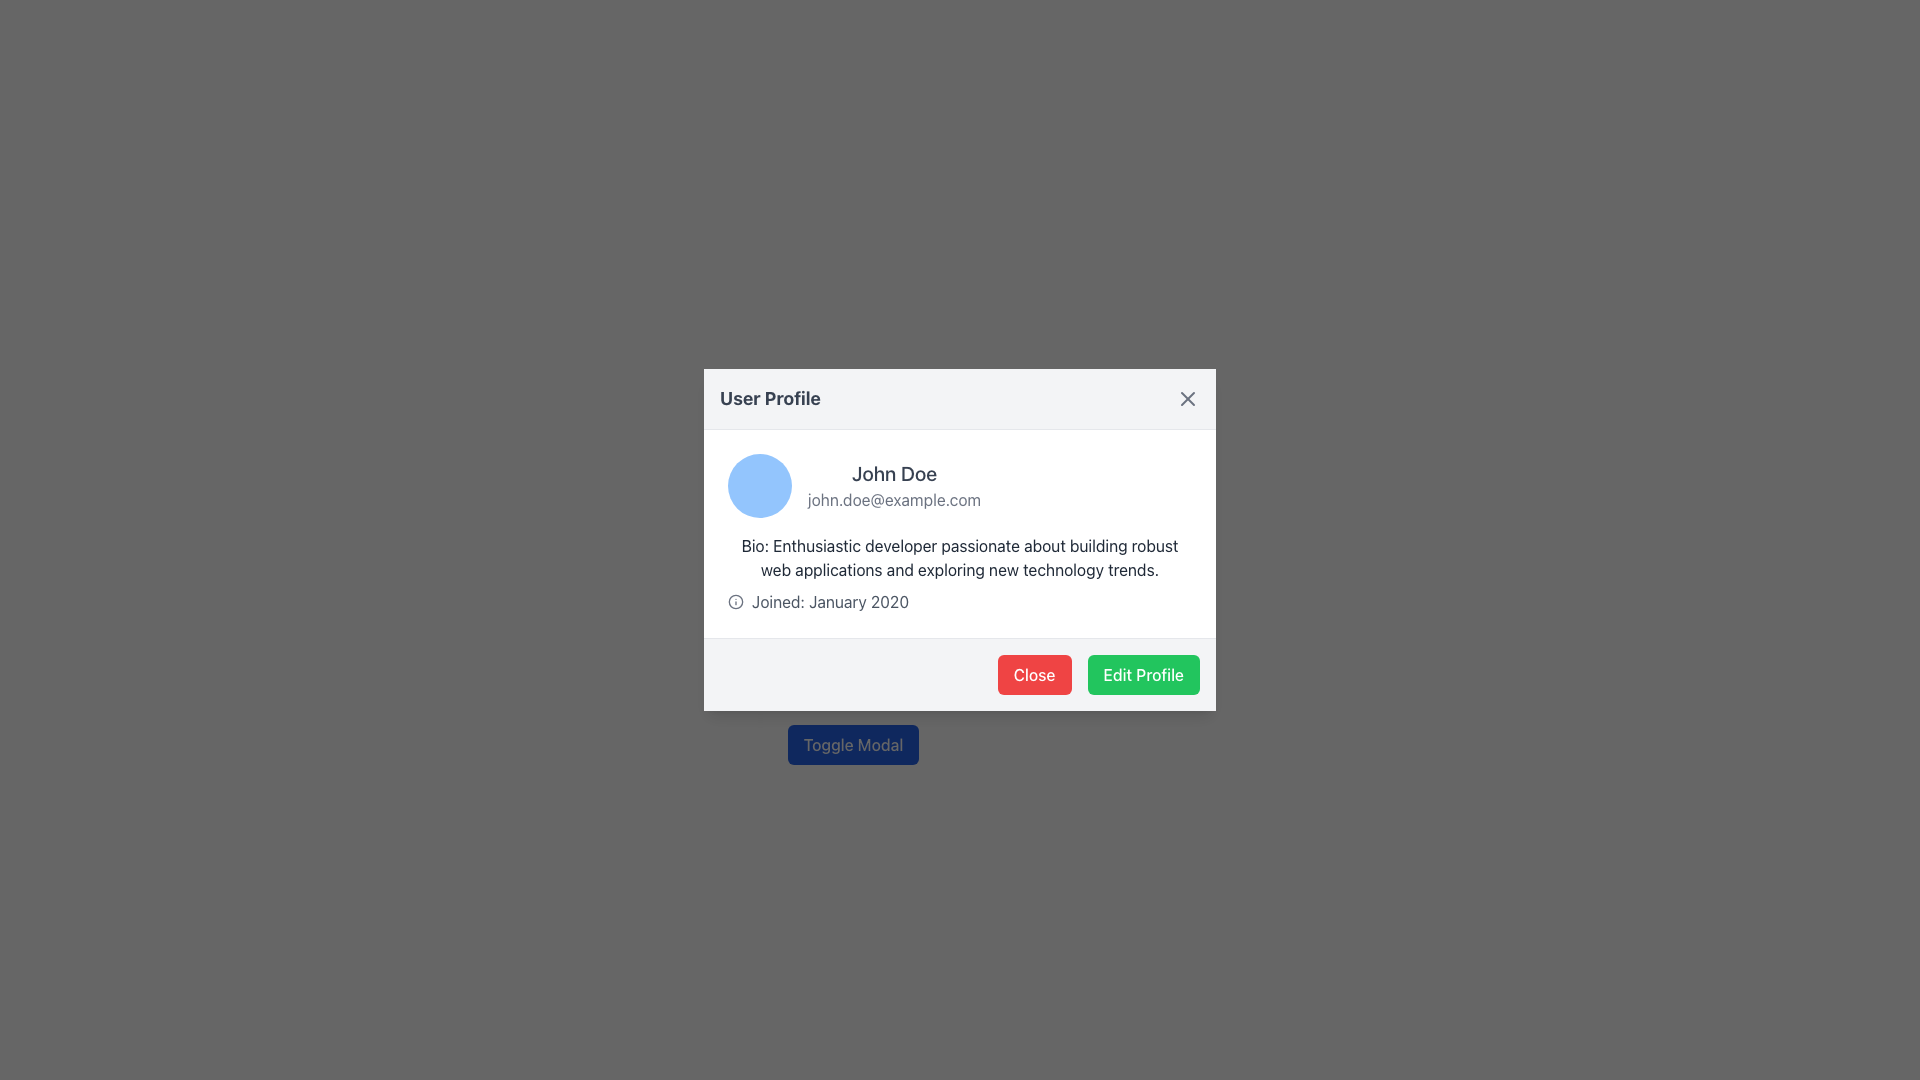  What do you see at coordinates (769, 398) in the screenshot?
I see `the 'User Profile' text which is displayed in bold and large gray font at the top of the modal header` at bounding box center [769, 398].